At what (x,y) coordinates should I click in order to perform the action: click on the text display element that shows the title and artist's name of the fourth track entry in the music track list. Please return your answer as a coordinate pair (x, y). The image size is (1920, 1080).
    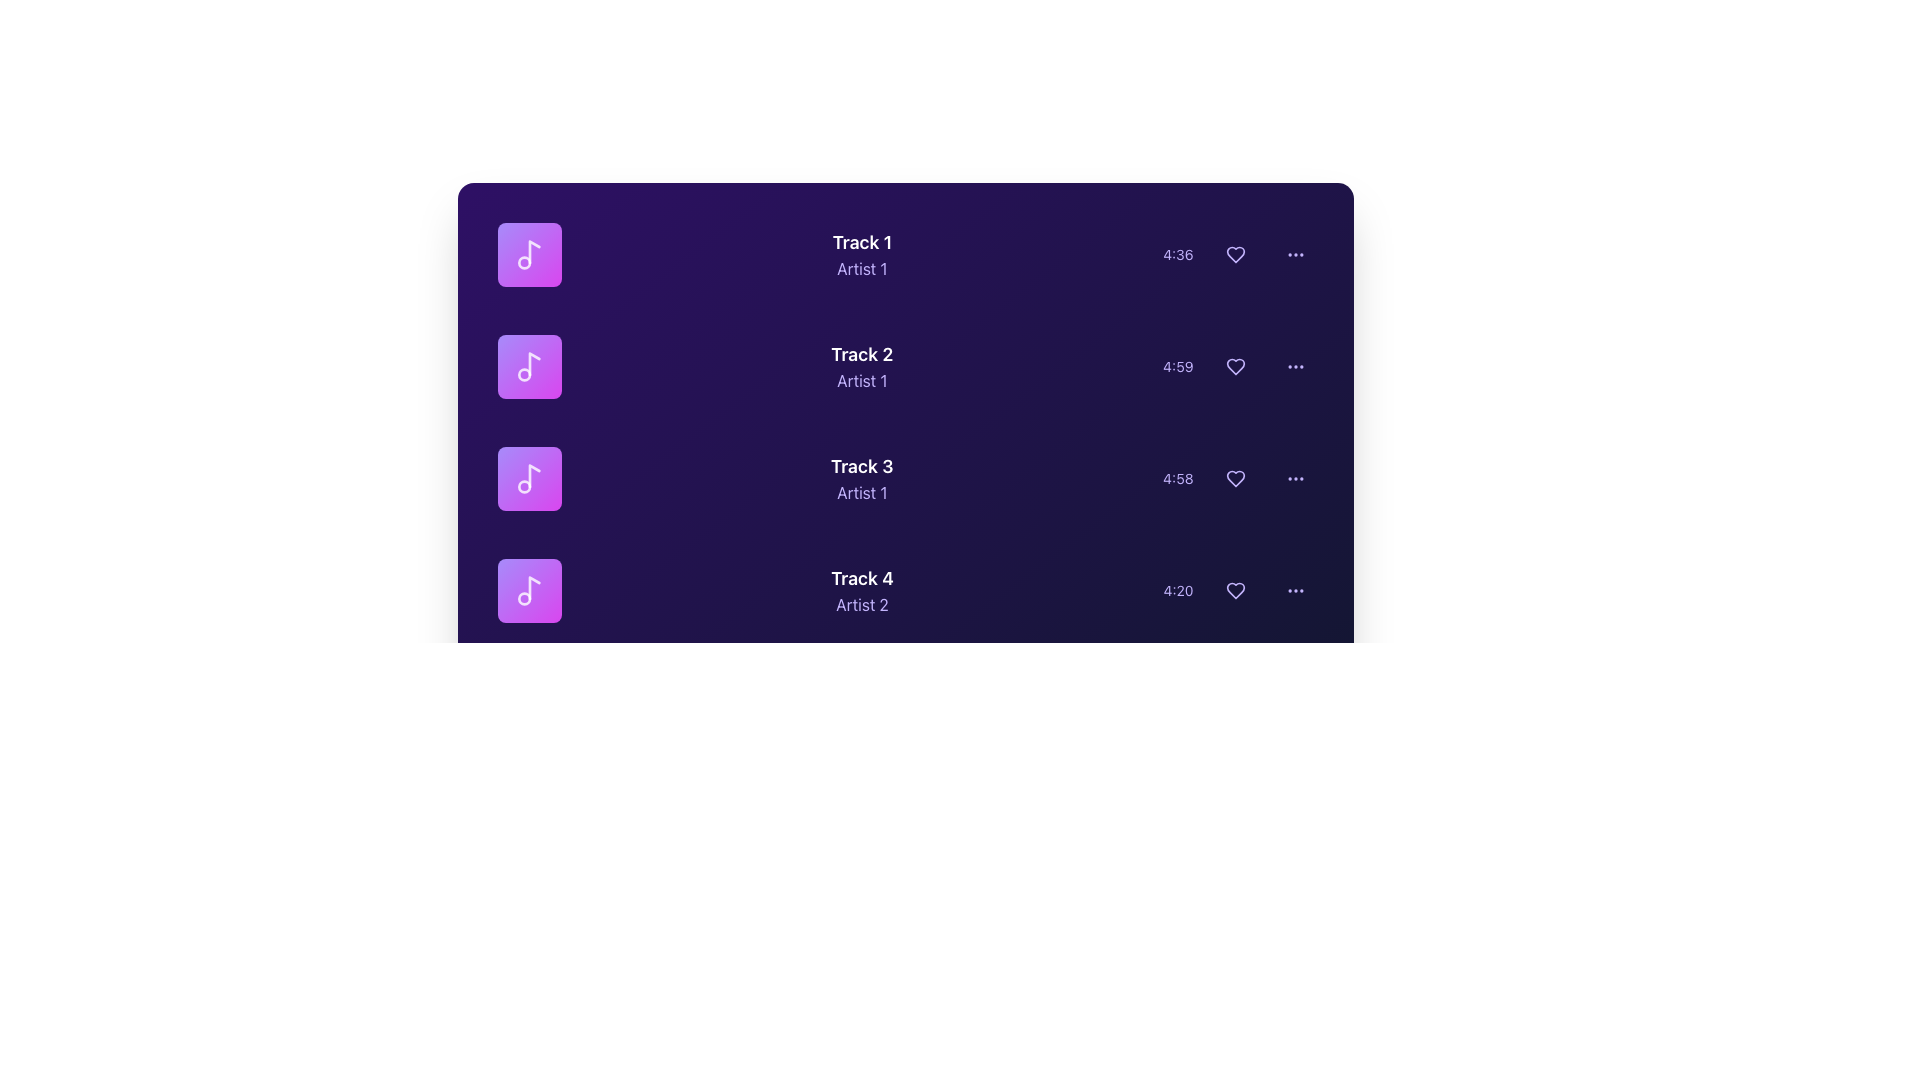
    Looking at the image, I should click on (862, 589).